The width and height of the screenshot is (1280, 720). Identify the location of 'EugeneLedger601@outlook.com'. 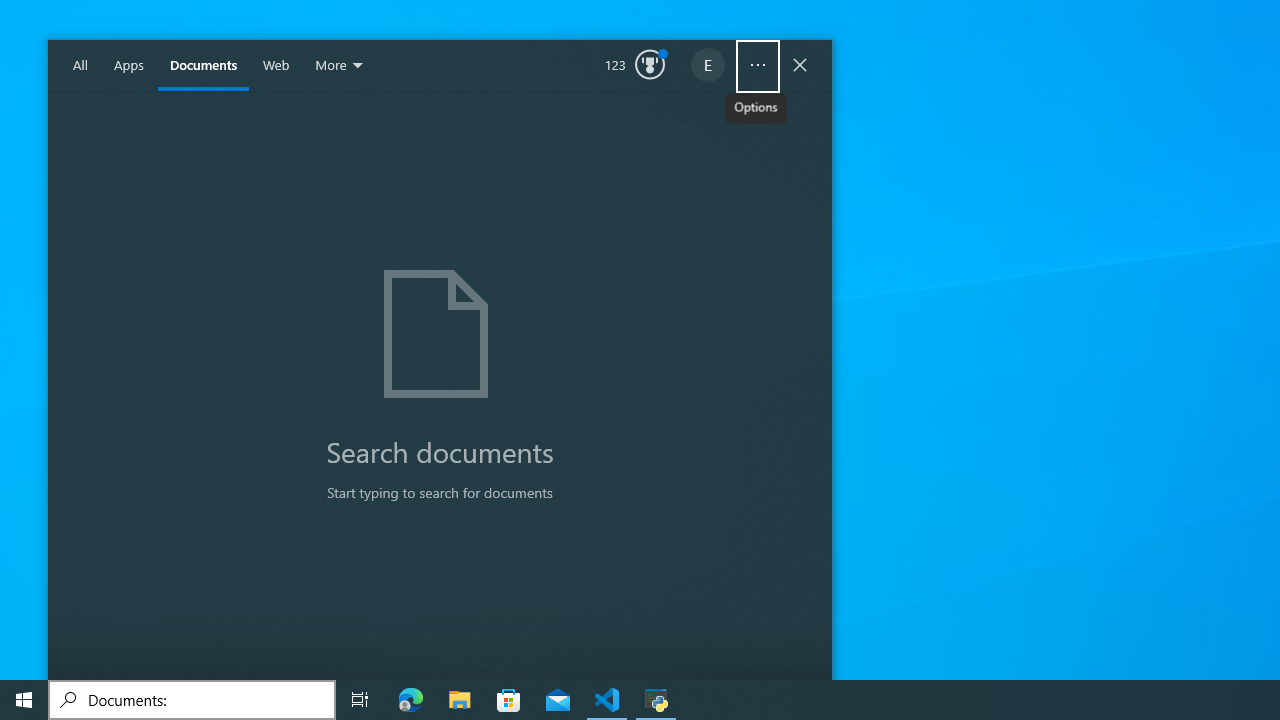
(707, 65).